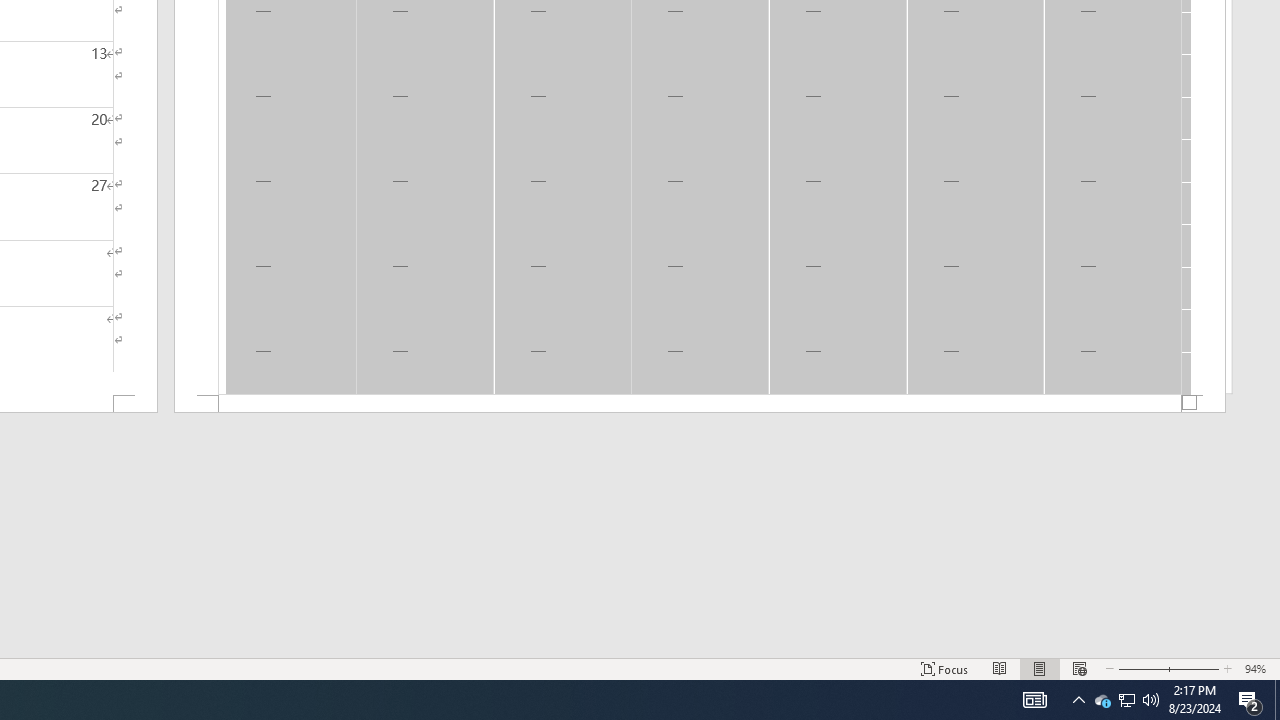  I want to click on 'Zoom In', so click(1193, 669).